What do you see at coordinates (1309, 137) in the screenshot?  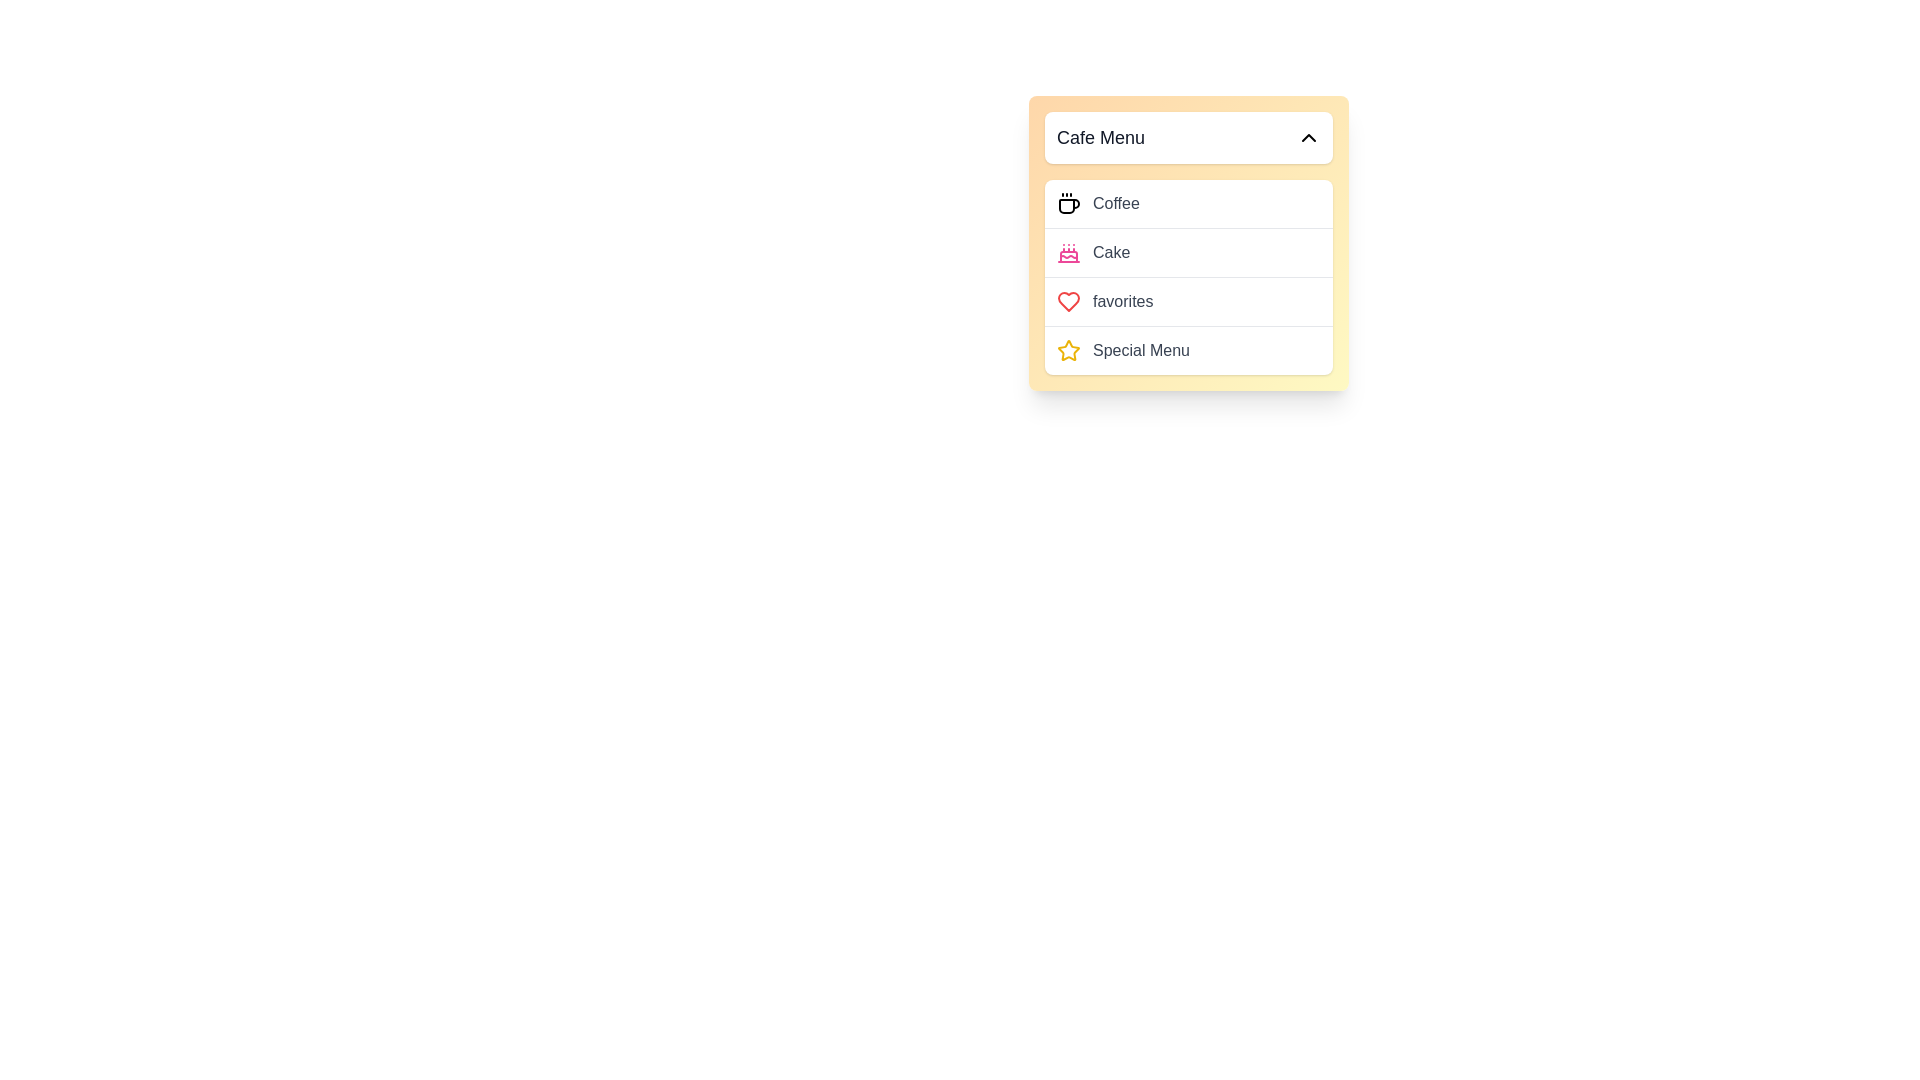 I see `the chevron-up icon button located at the top right of the header section, which is associated with the 'Cafe Menu' text` at bounding box center [1309, 137].